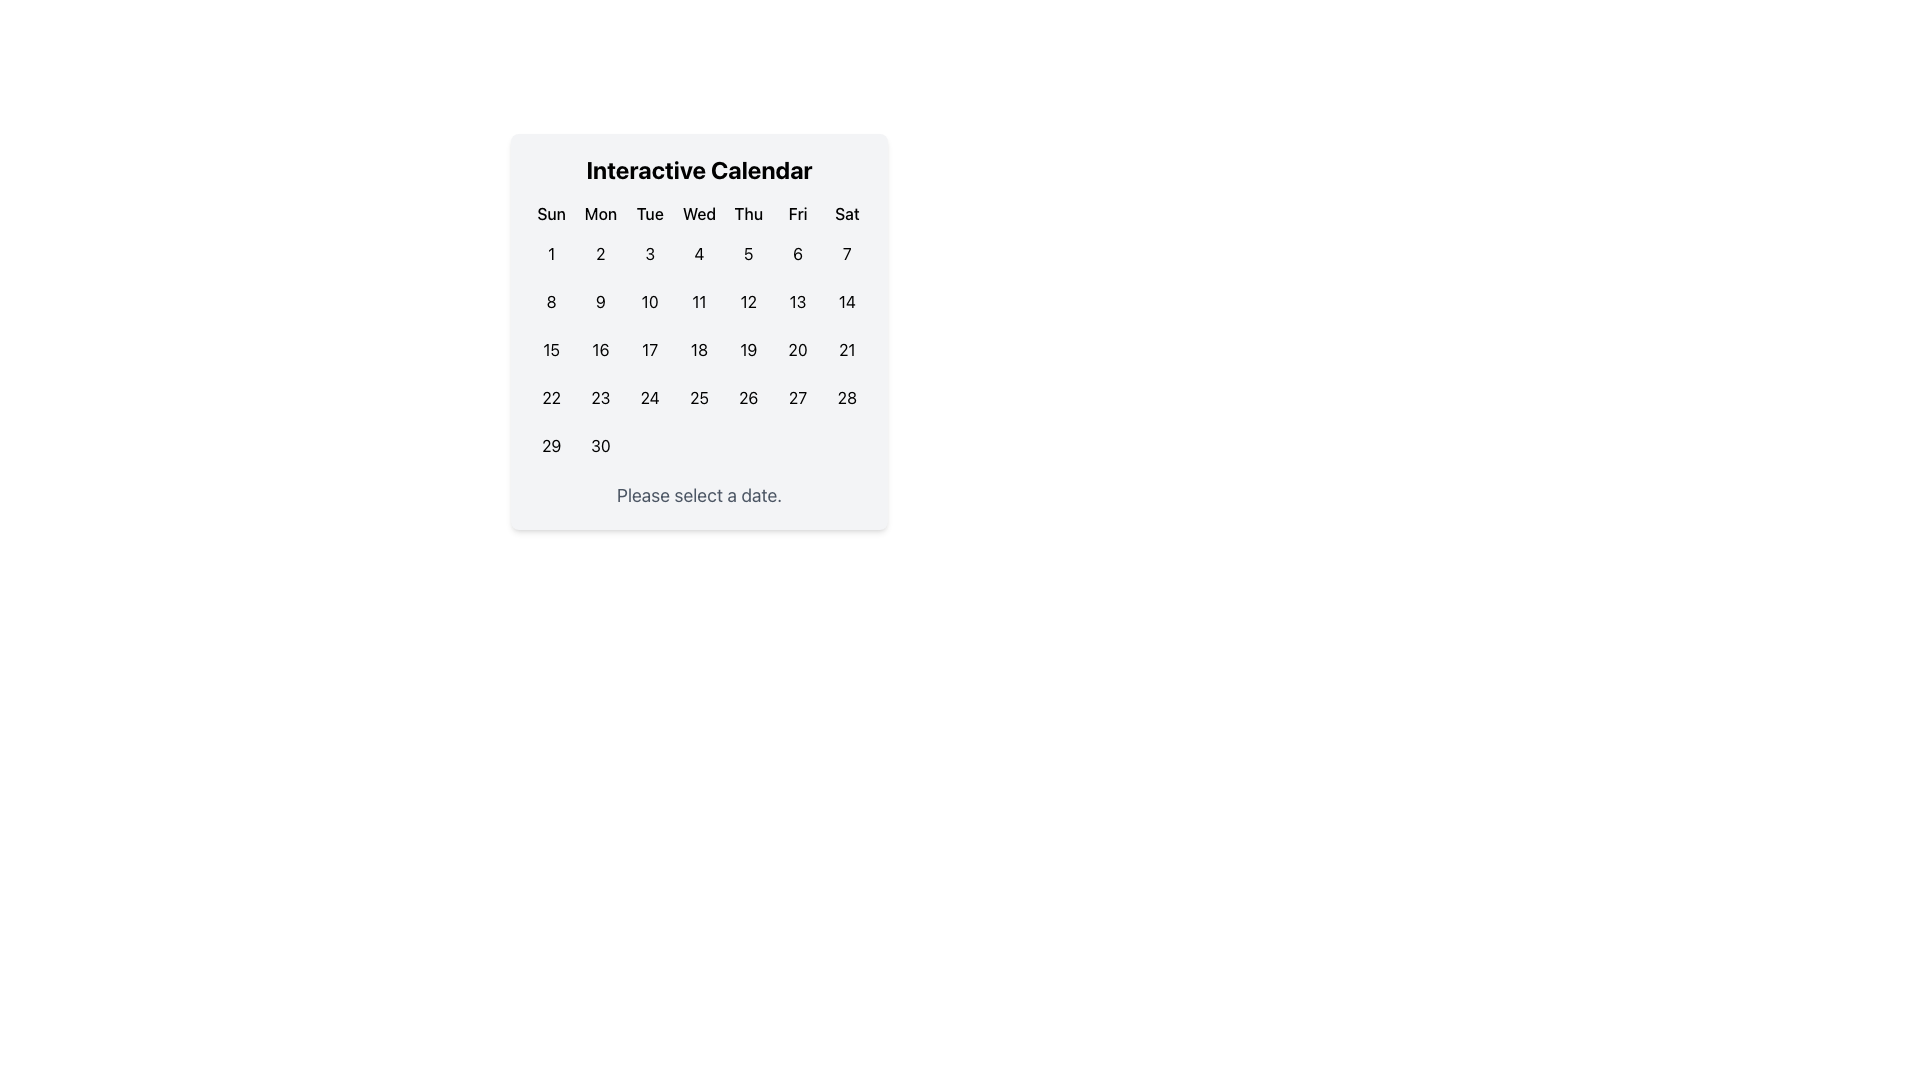 The image size is (1920, 1080). I want to click on the selectable date '4' button-like grid cell in the calendar component, located in the first row and fourth column under the 'Wed' header, so click(699, 253).